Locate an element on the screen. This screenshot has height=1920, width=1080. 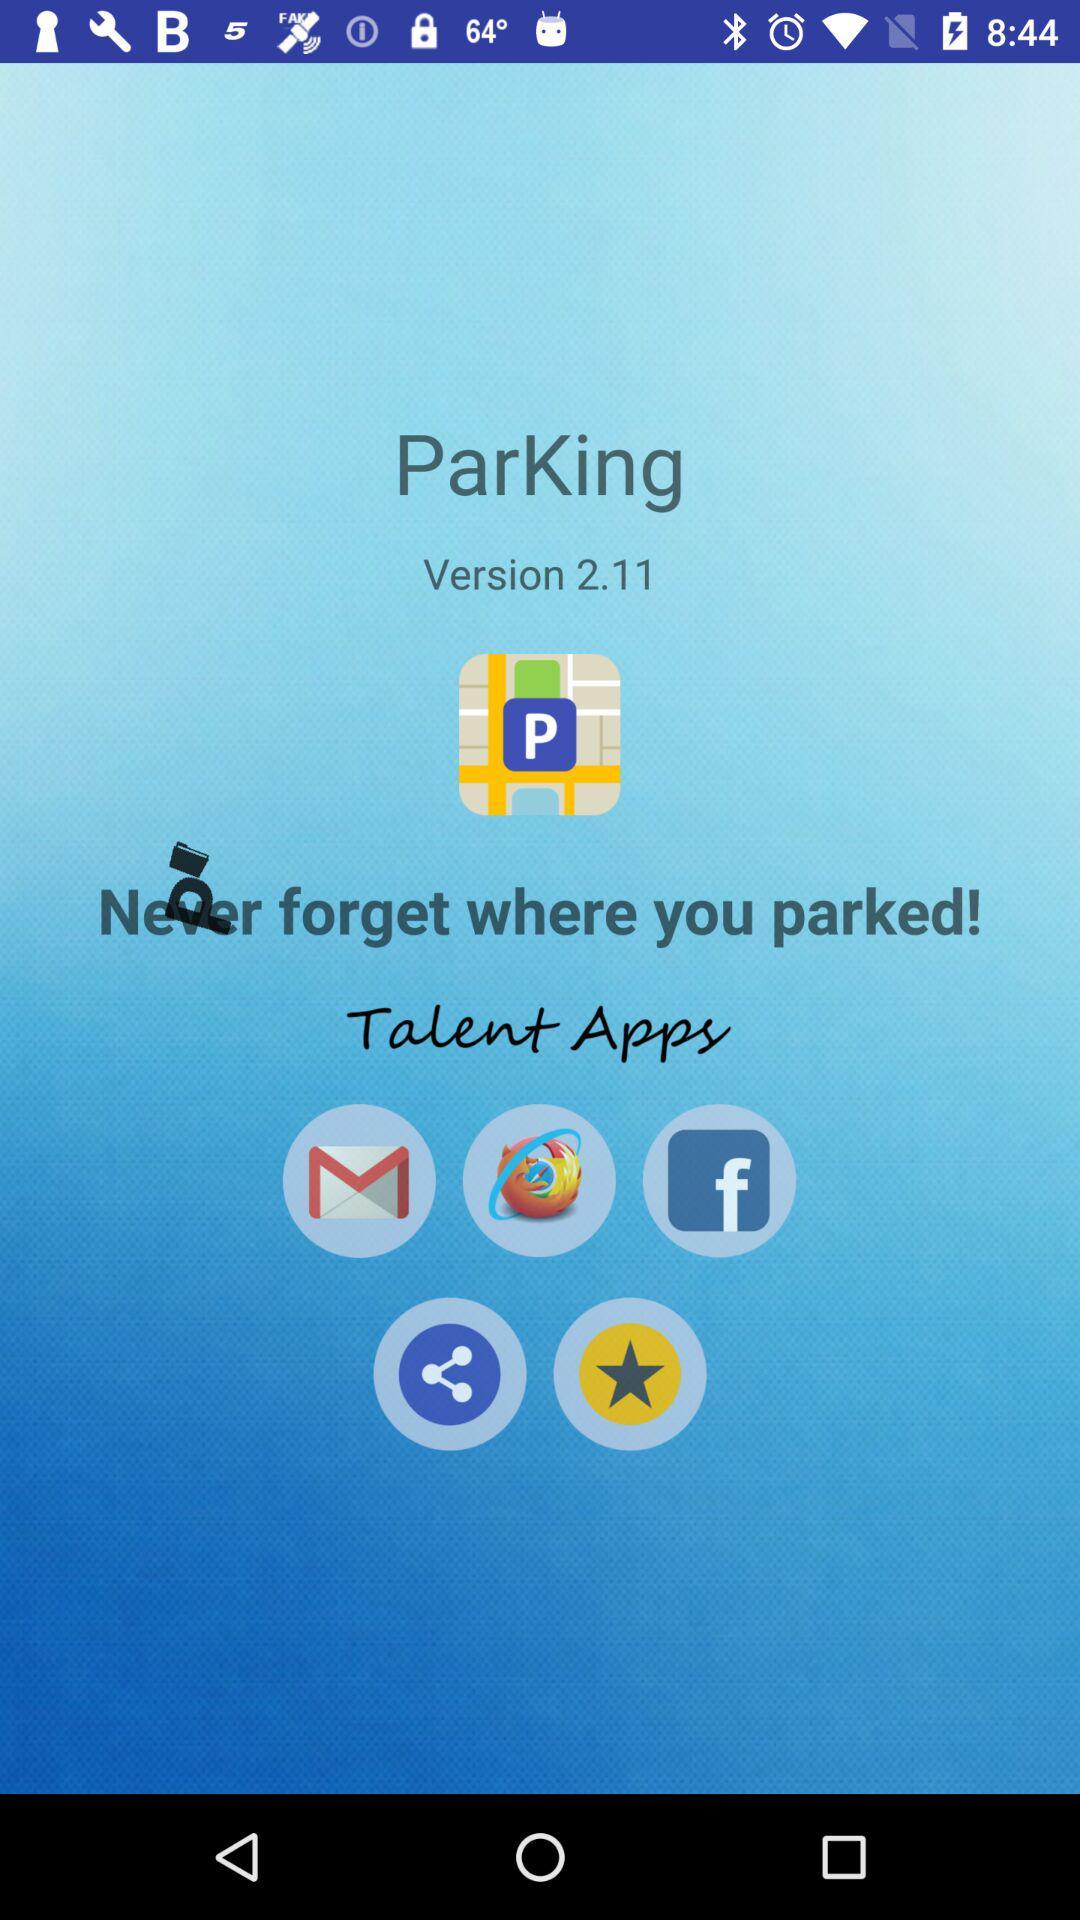
the share icon is located at coordinates (450, 1372).